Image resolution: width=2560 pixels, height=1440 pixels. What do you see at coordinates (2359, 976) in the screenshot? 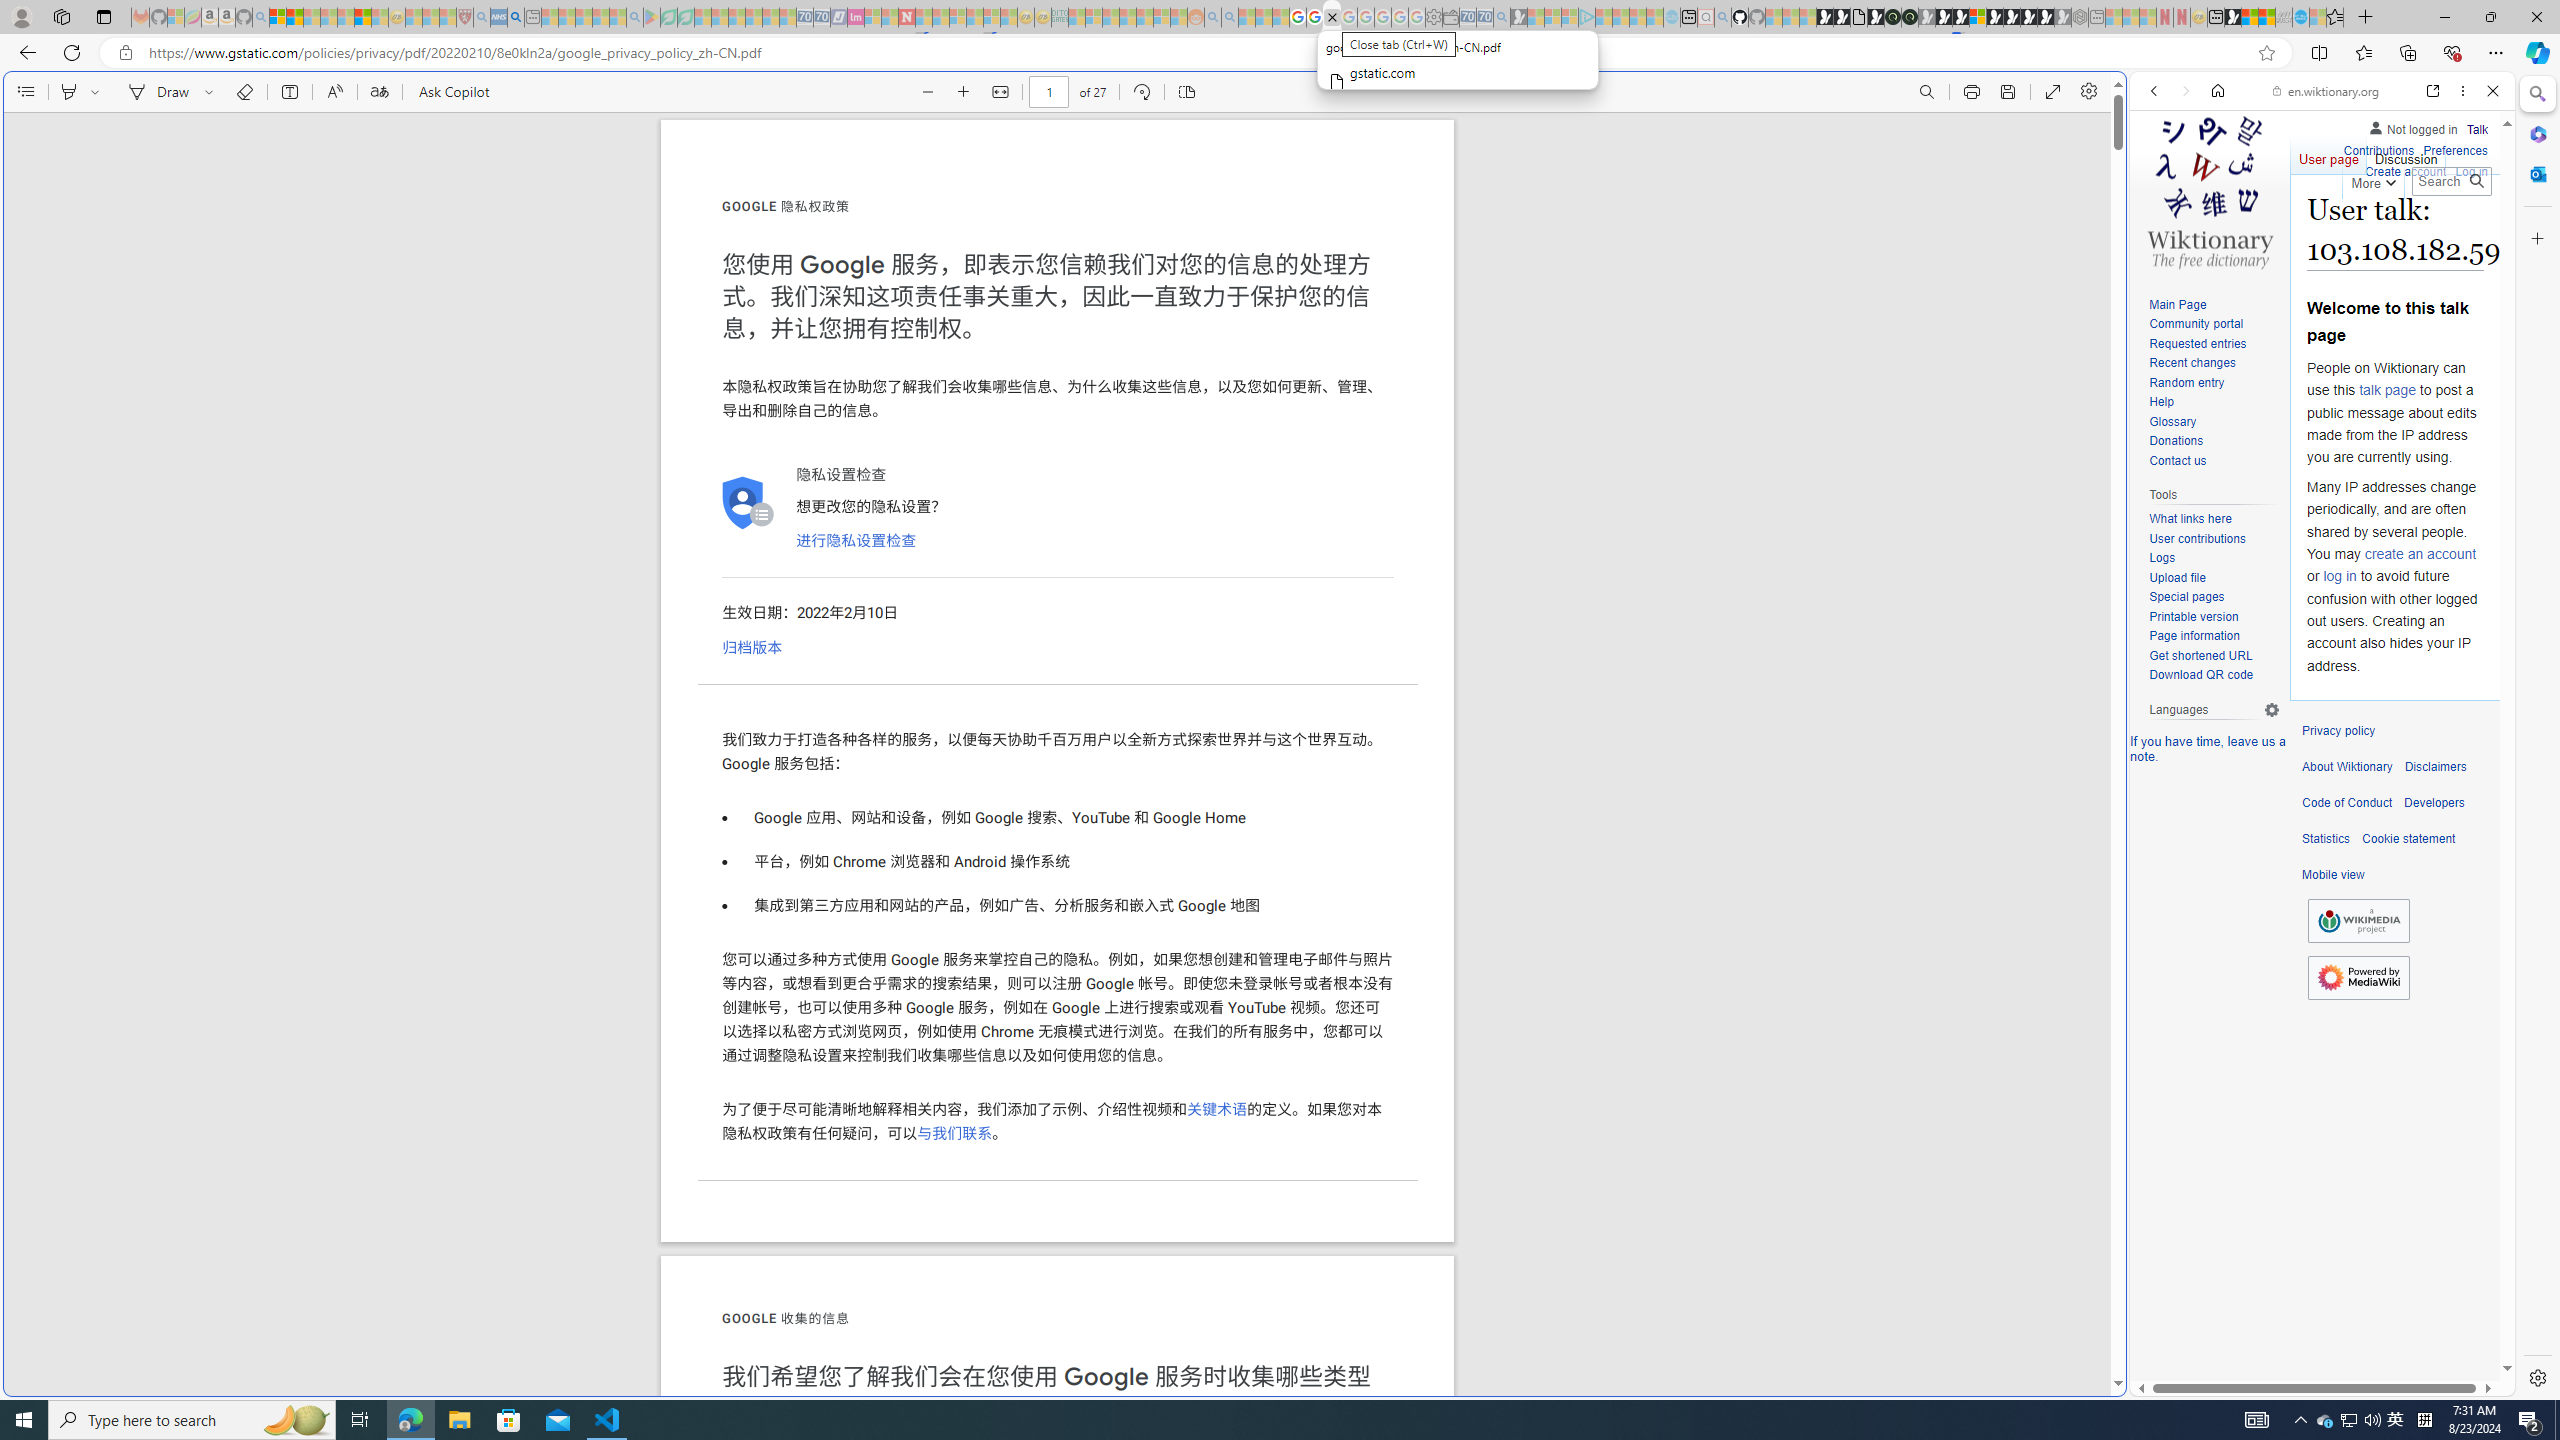
I see `'Powered by MediaWiki'` at bounding box center [2359, 976].